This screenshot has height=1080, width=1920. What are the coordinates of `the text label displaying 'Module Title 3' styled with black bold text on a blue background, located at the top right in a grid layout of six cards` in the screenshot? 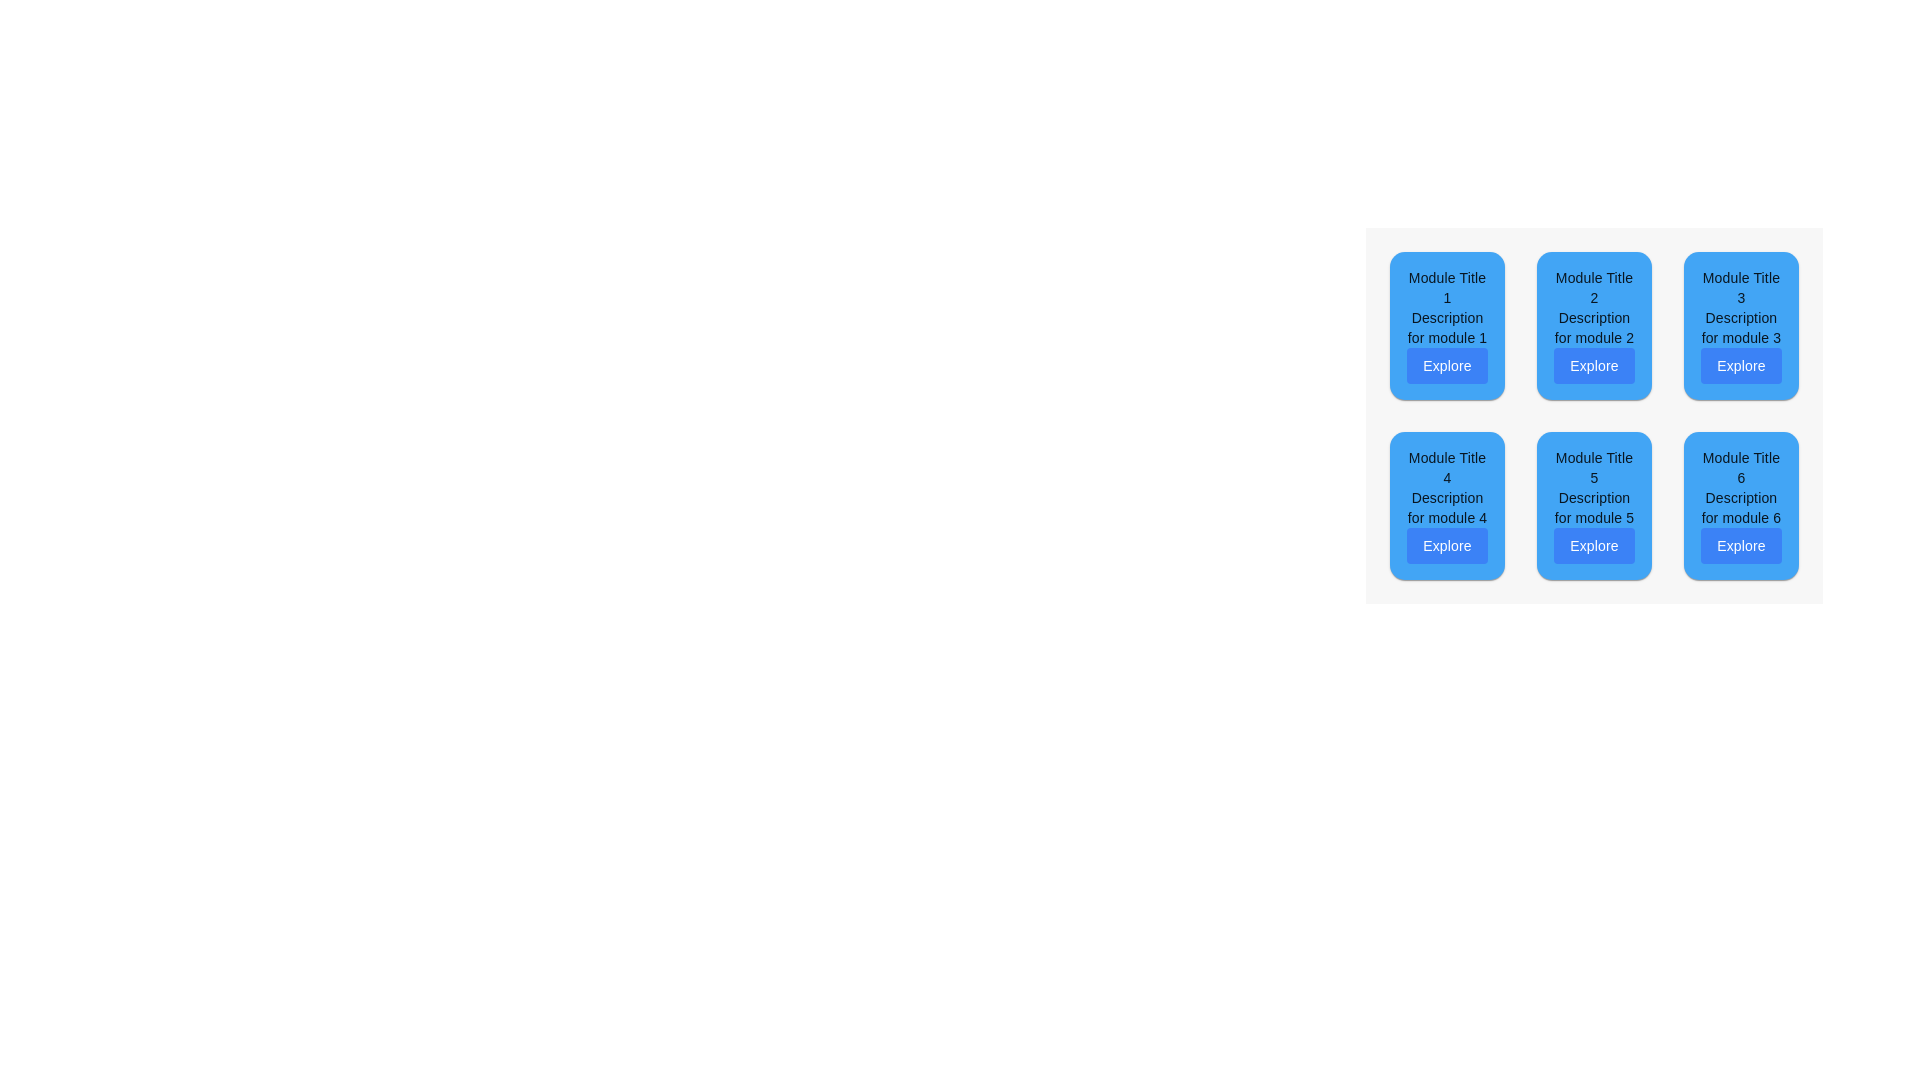 It's located at (1740, 288).